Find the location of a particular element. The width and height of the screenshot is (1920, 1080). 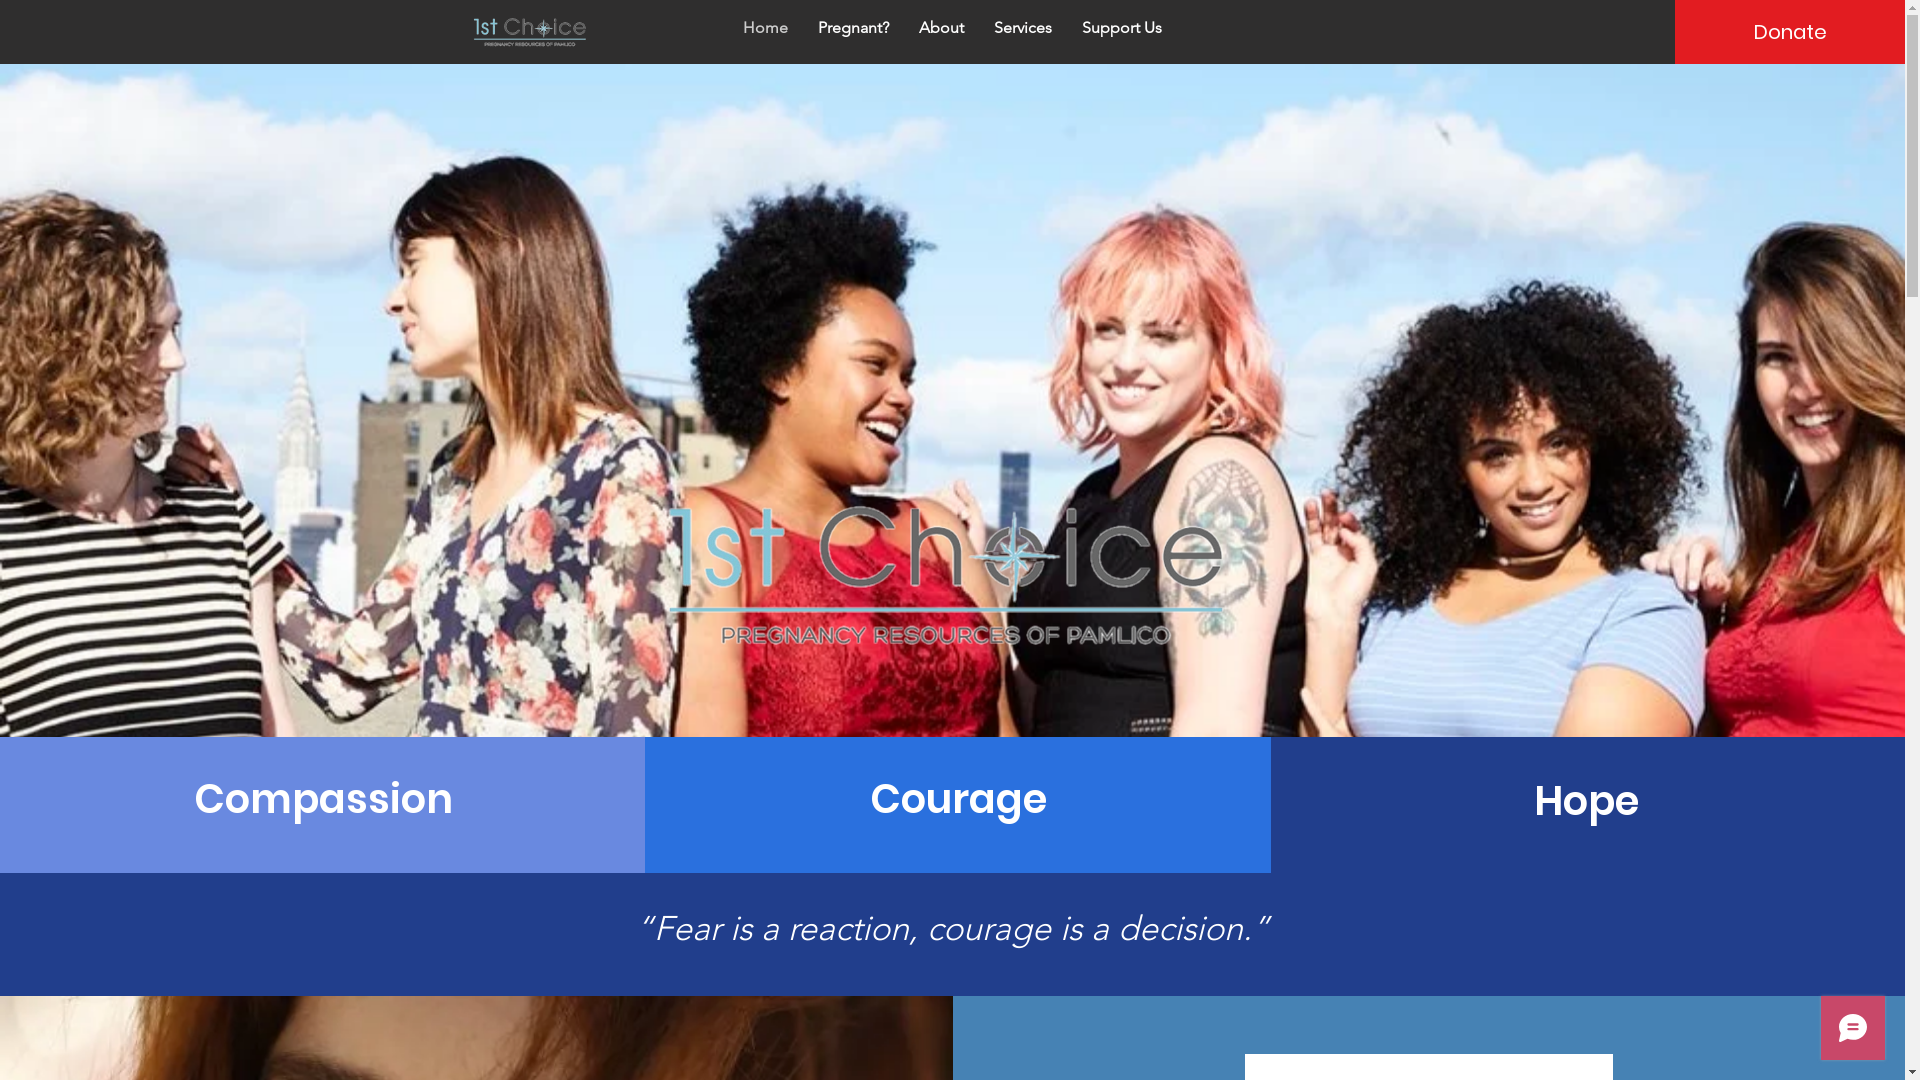

'Pregnant?' is located at coordinates (853, 27).